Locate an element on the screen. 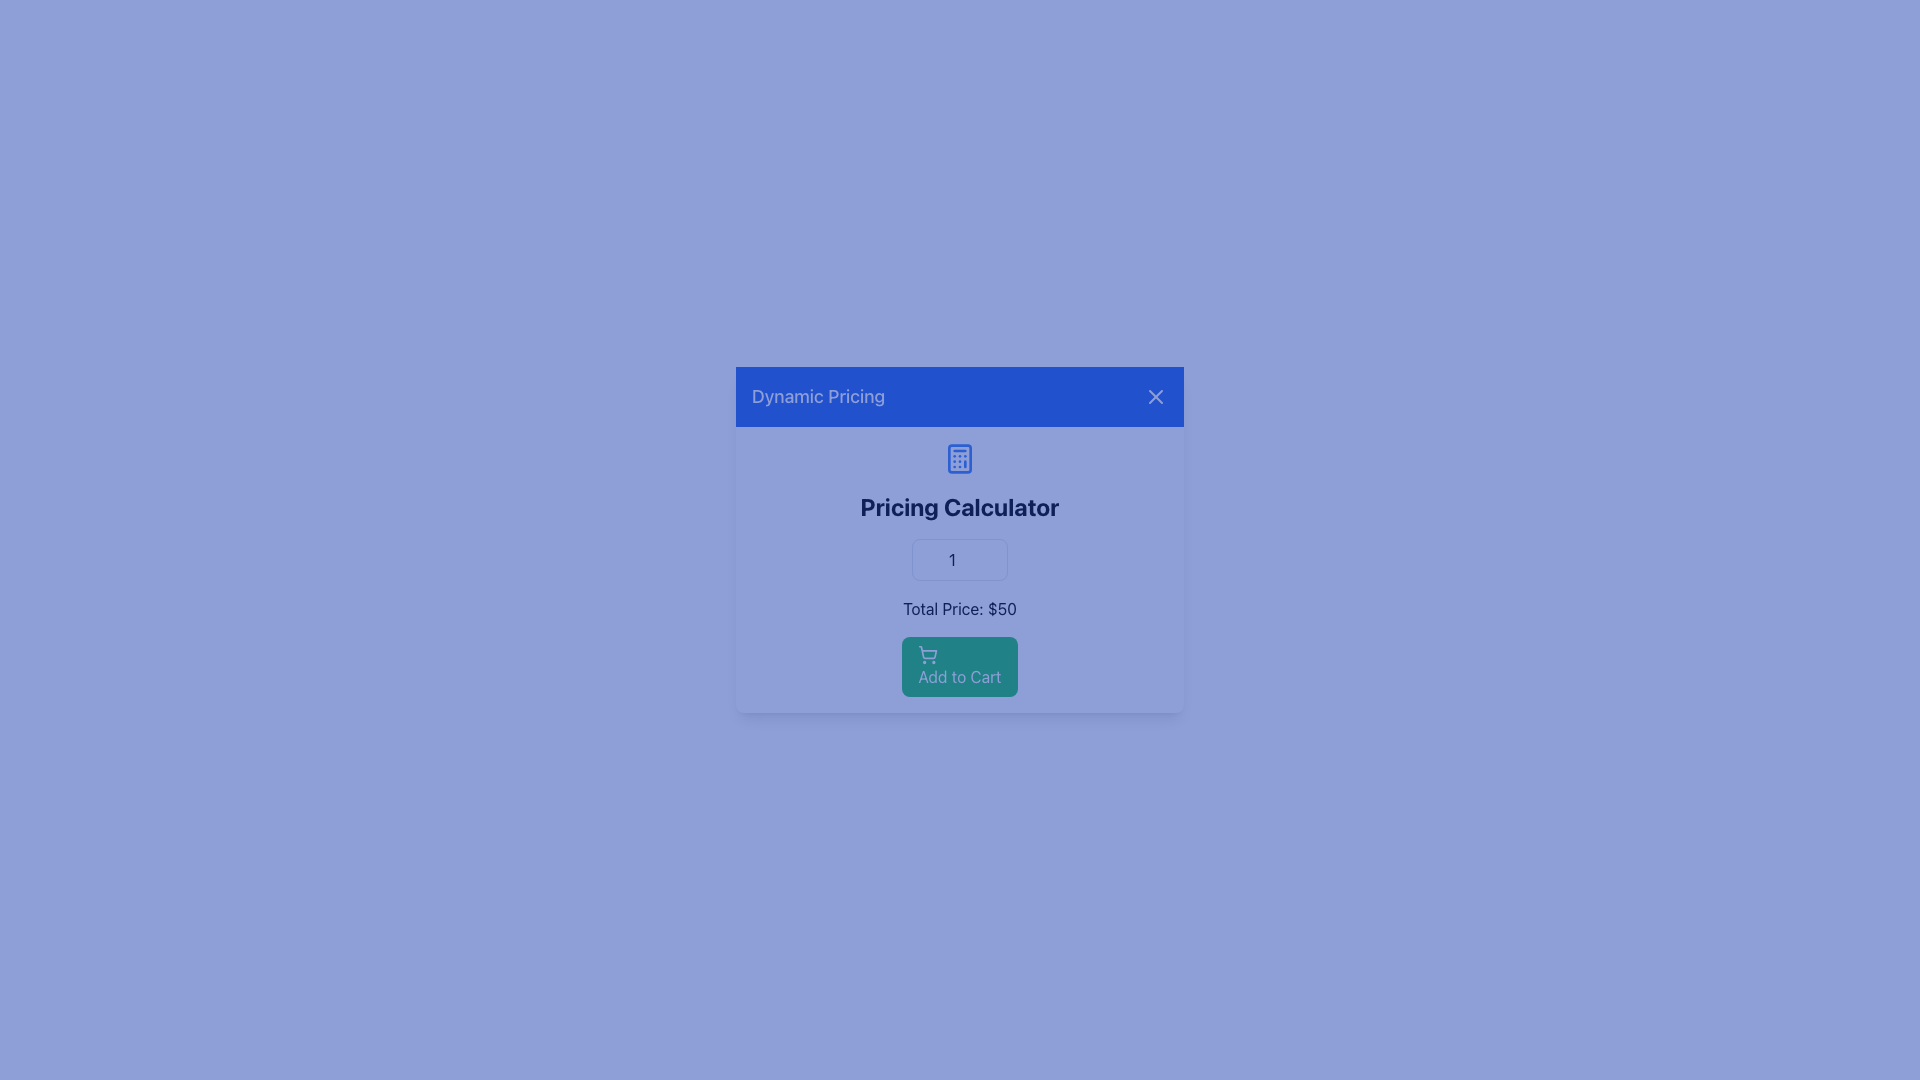  the calculator icon, which is a blue-stroke design located above the 'Pricing Calculator' heading is located at coordinates (960, 459).